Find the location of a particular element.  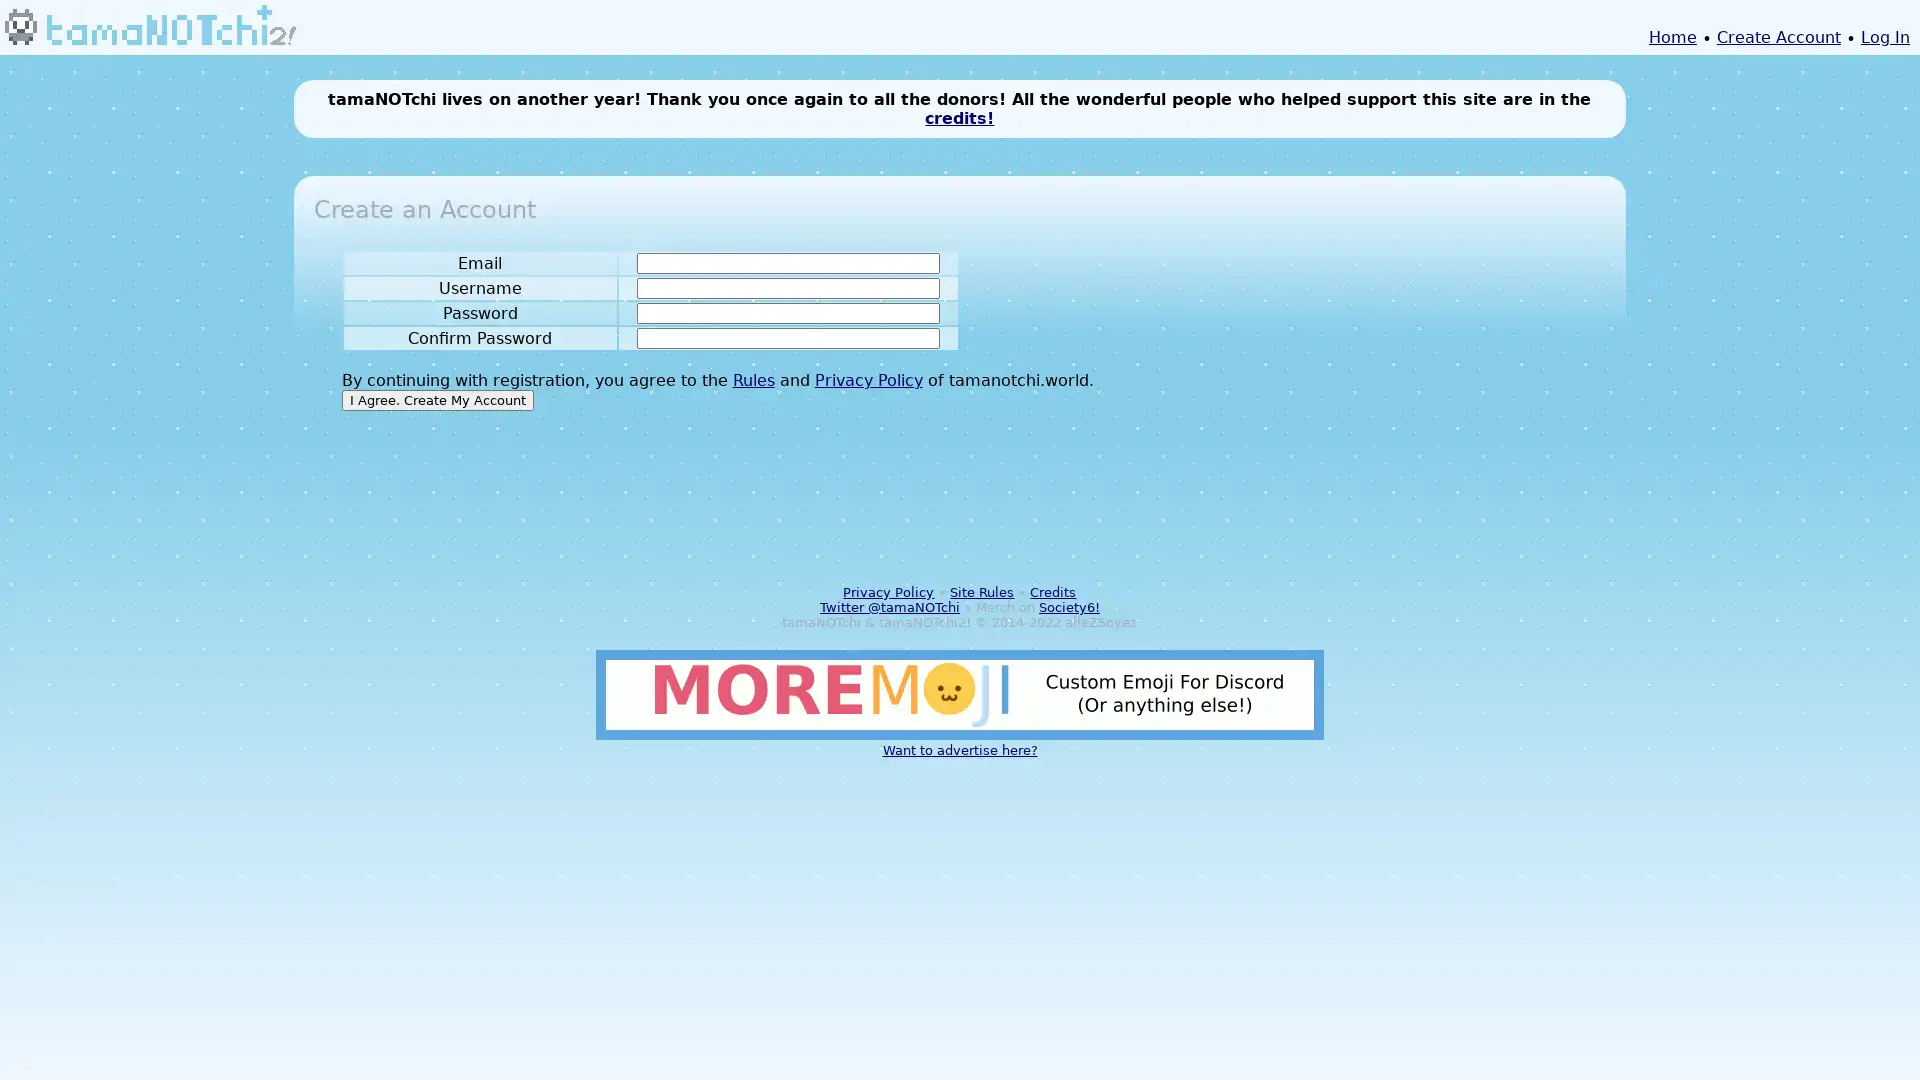

I Agree. Create My Account is located at coordinates (435, 400).